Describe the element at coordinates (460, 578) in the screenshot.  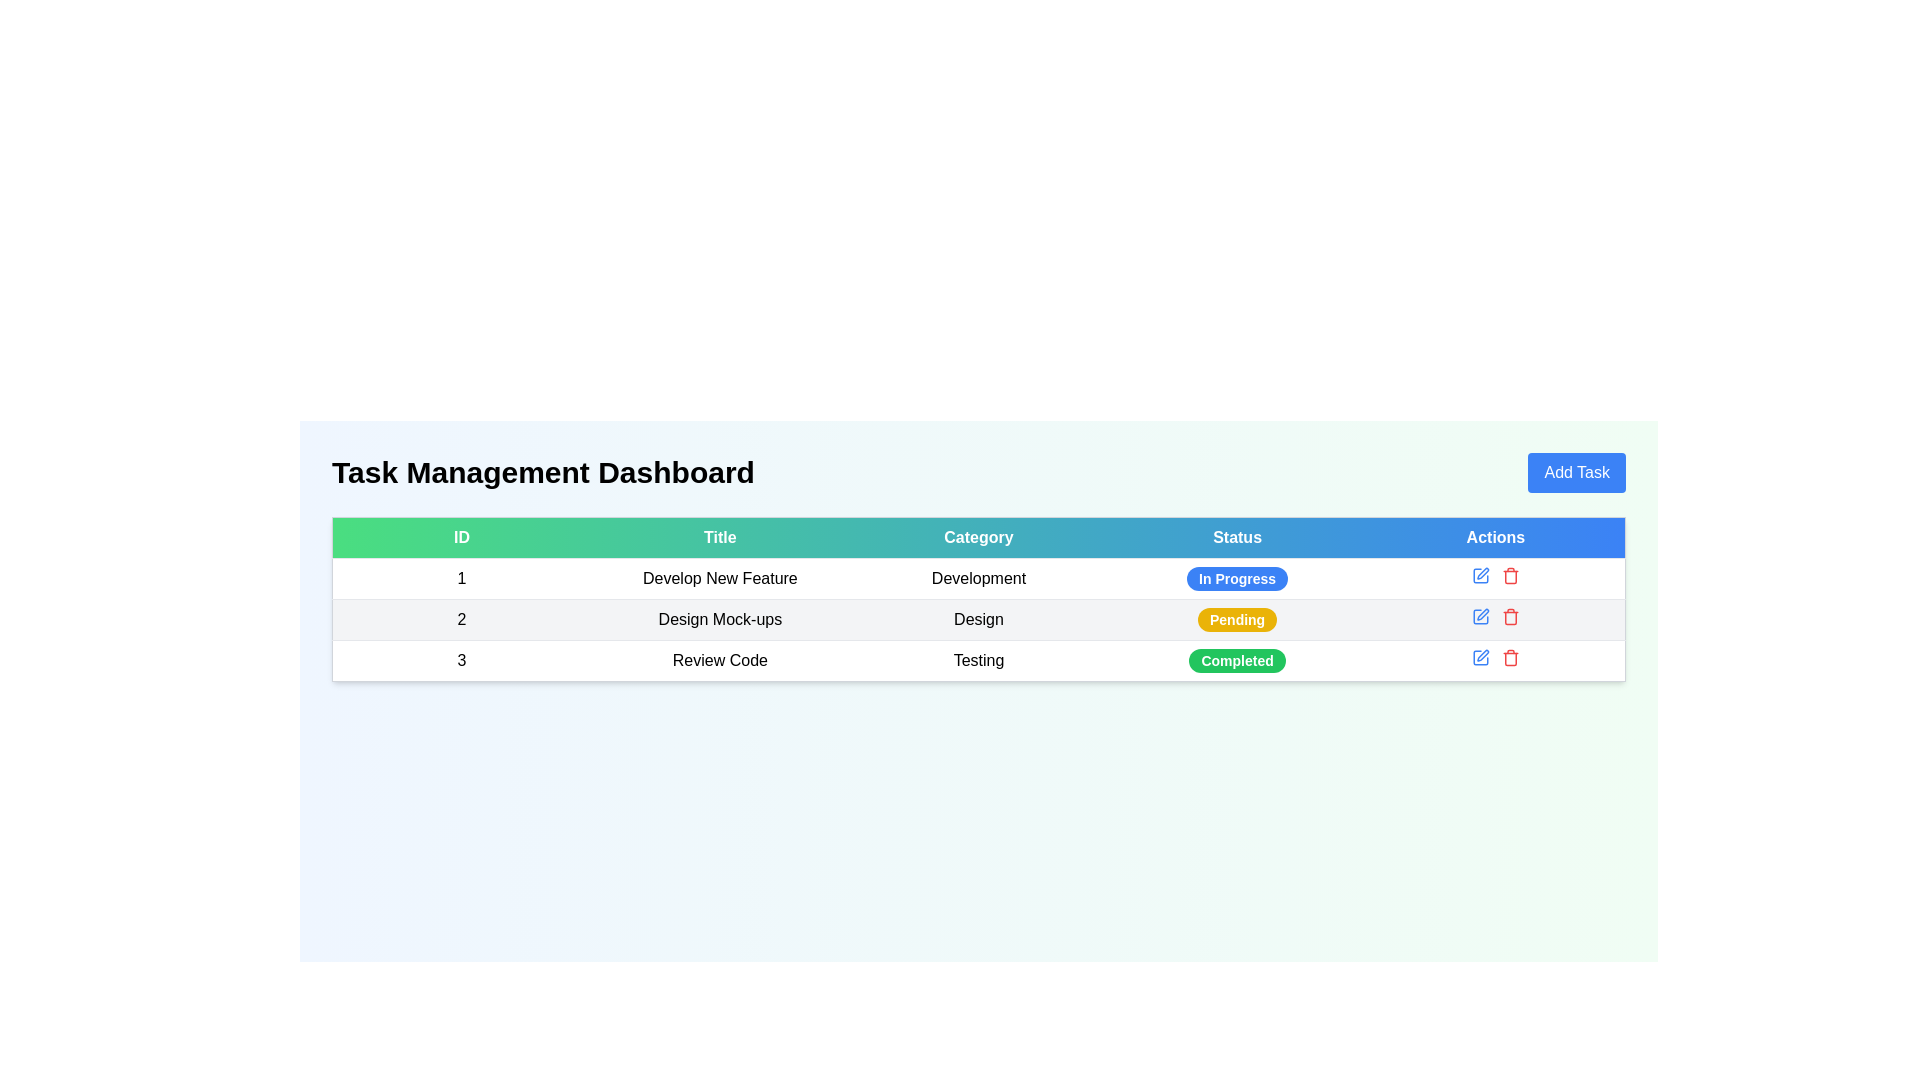
I see `the numeral '1' in the first row of the table under the 'ID' column, which is bold and black-colored` at that location.